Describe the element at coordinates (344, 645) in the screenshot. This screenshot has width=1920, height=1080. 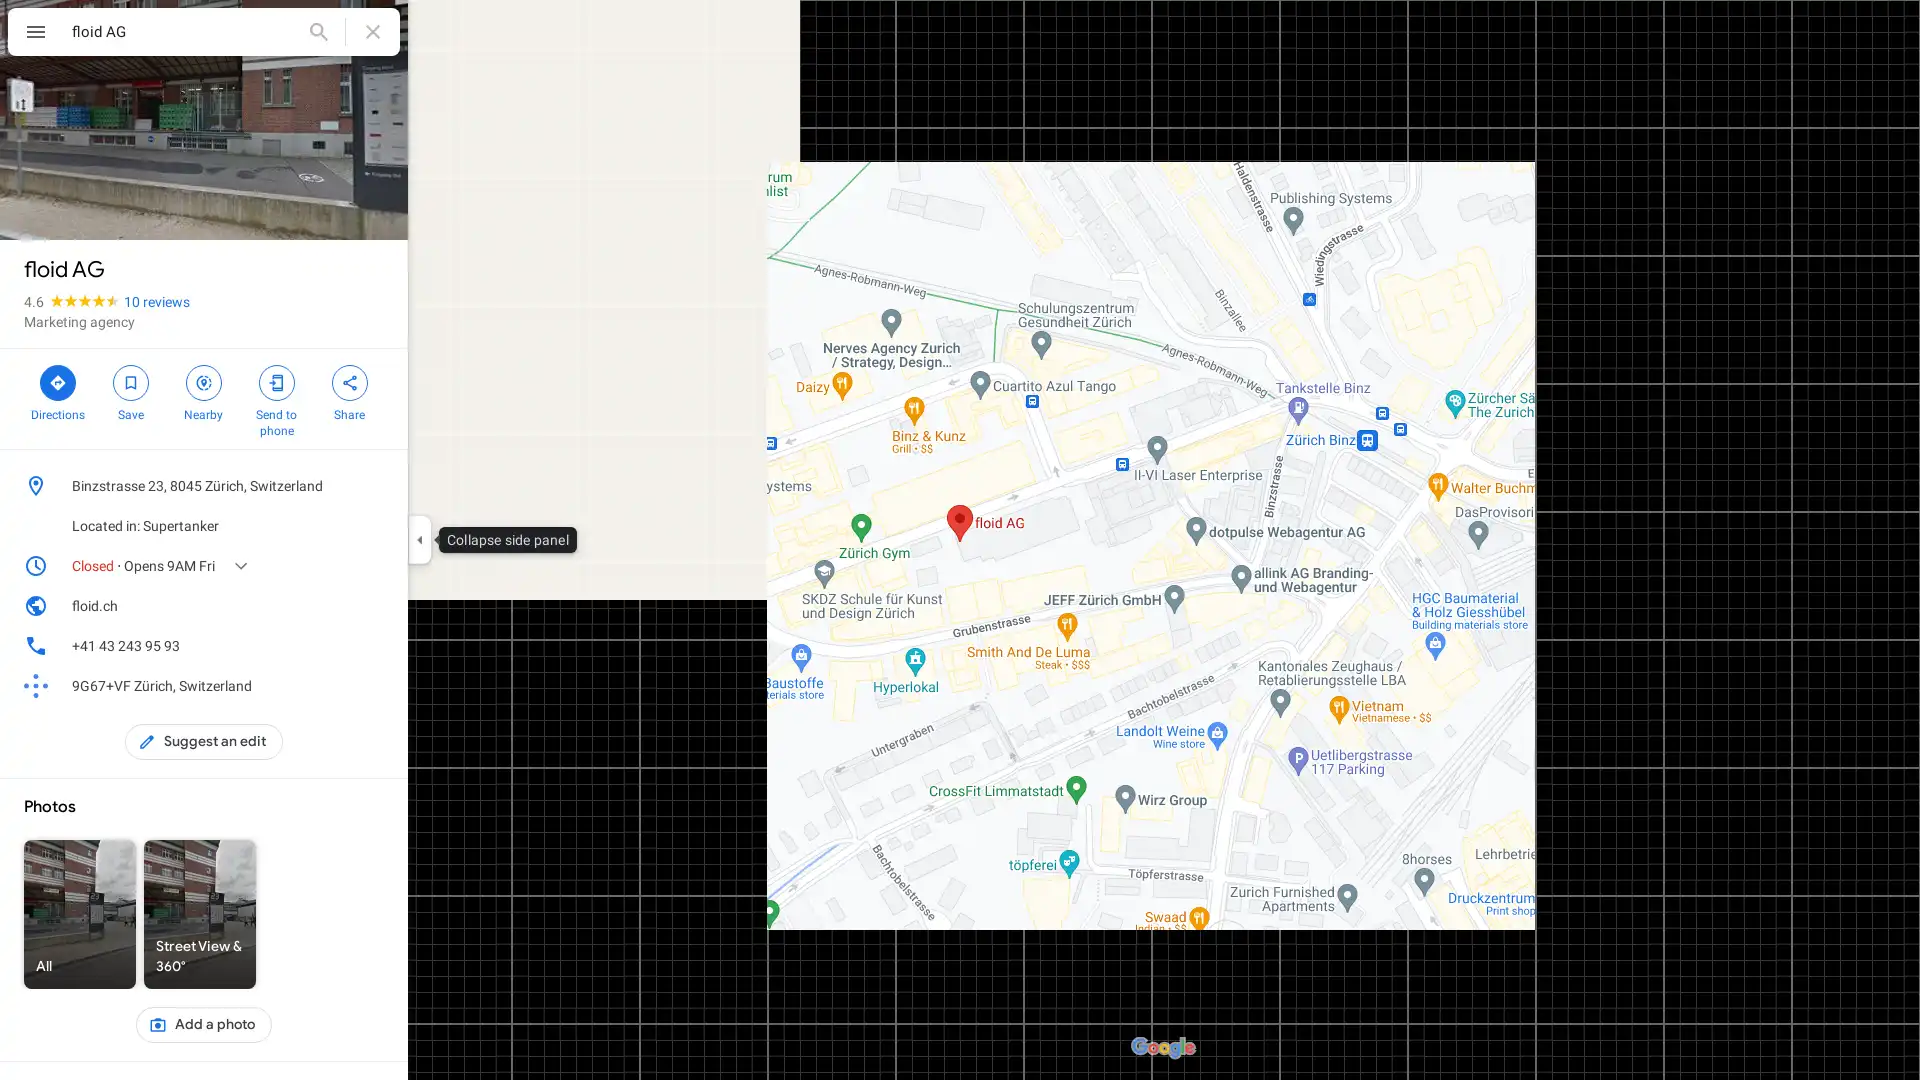
I see `Copy phone number` at that location.